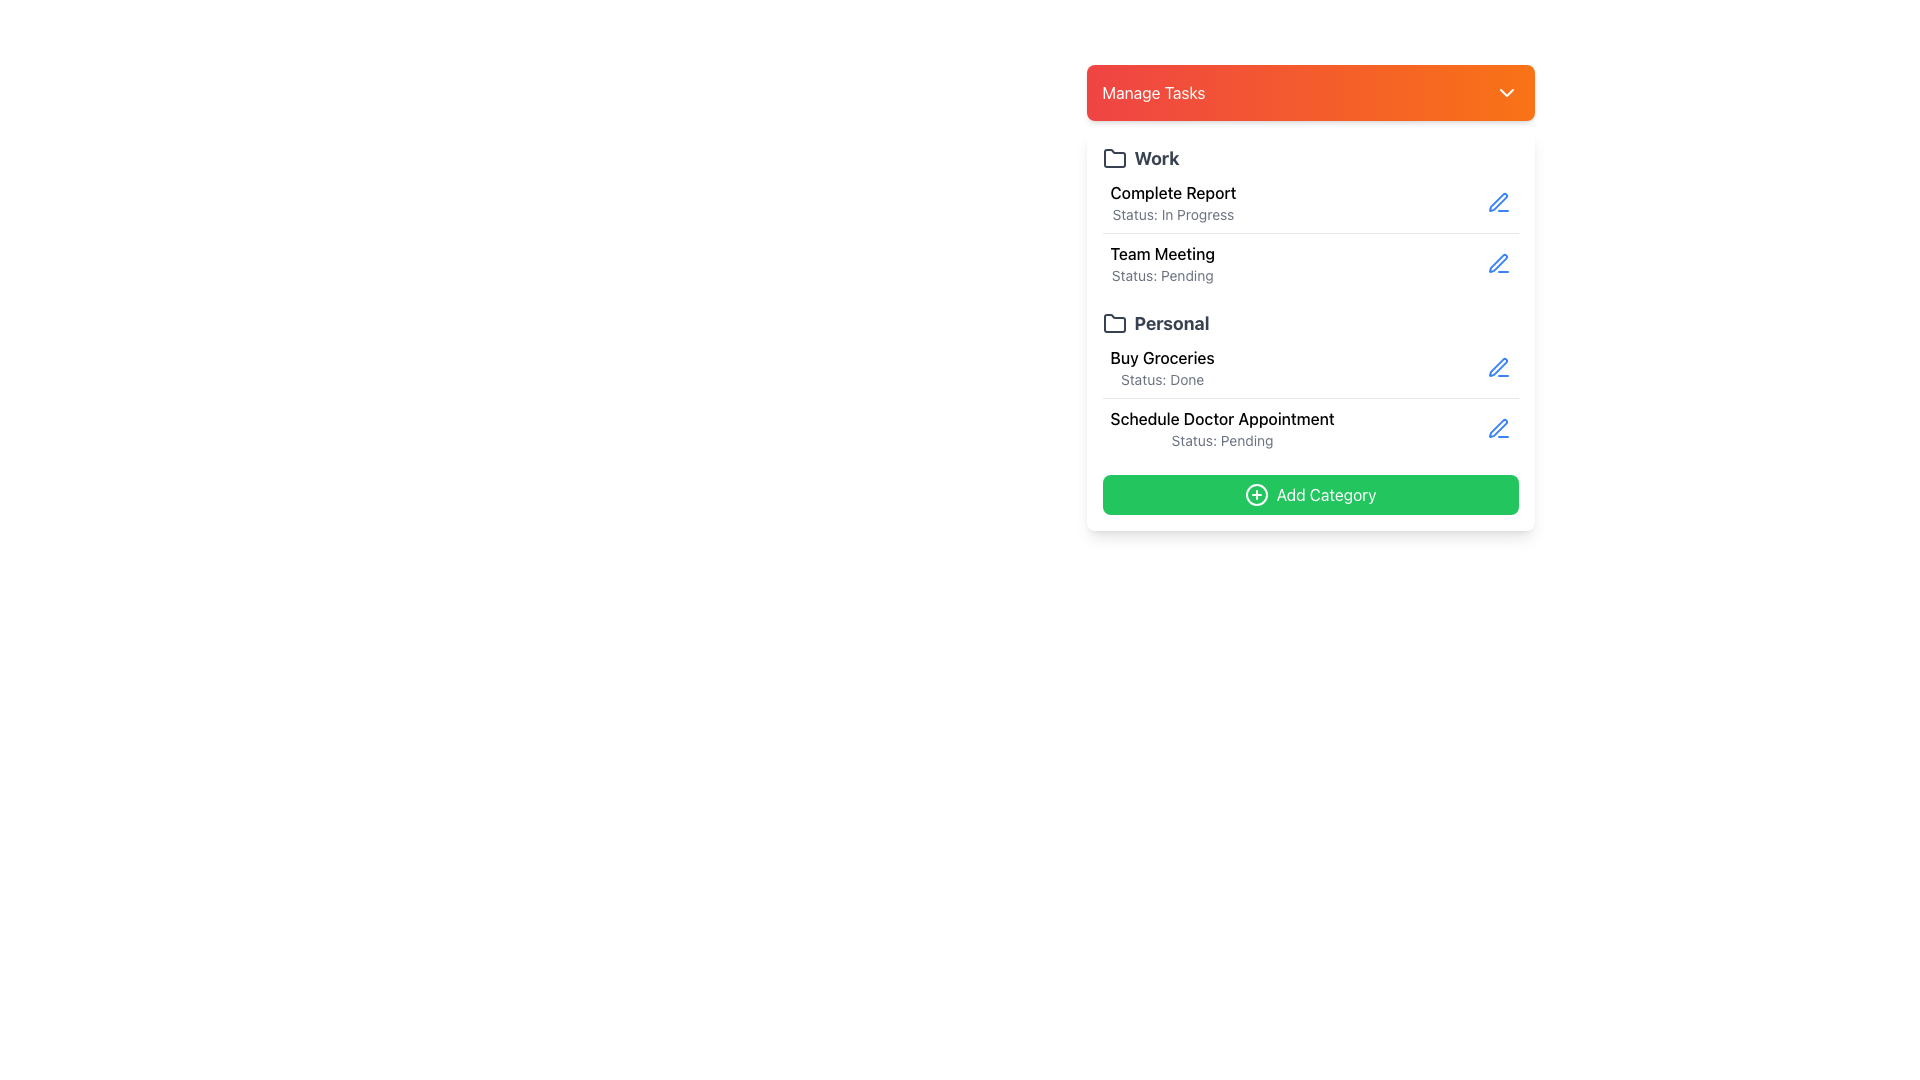 The height and width of the screenshot is (1080, 1920). What do you see at coordinates (1498, 262) in the screenshot?
I see `the icon button located to the right of the 'Team Meeting' task in the 'Work' category to initiate editing the task details` at bounding box center [1498, 262].